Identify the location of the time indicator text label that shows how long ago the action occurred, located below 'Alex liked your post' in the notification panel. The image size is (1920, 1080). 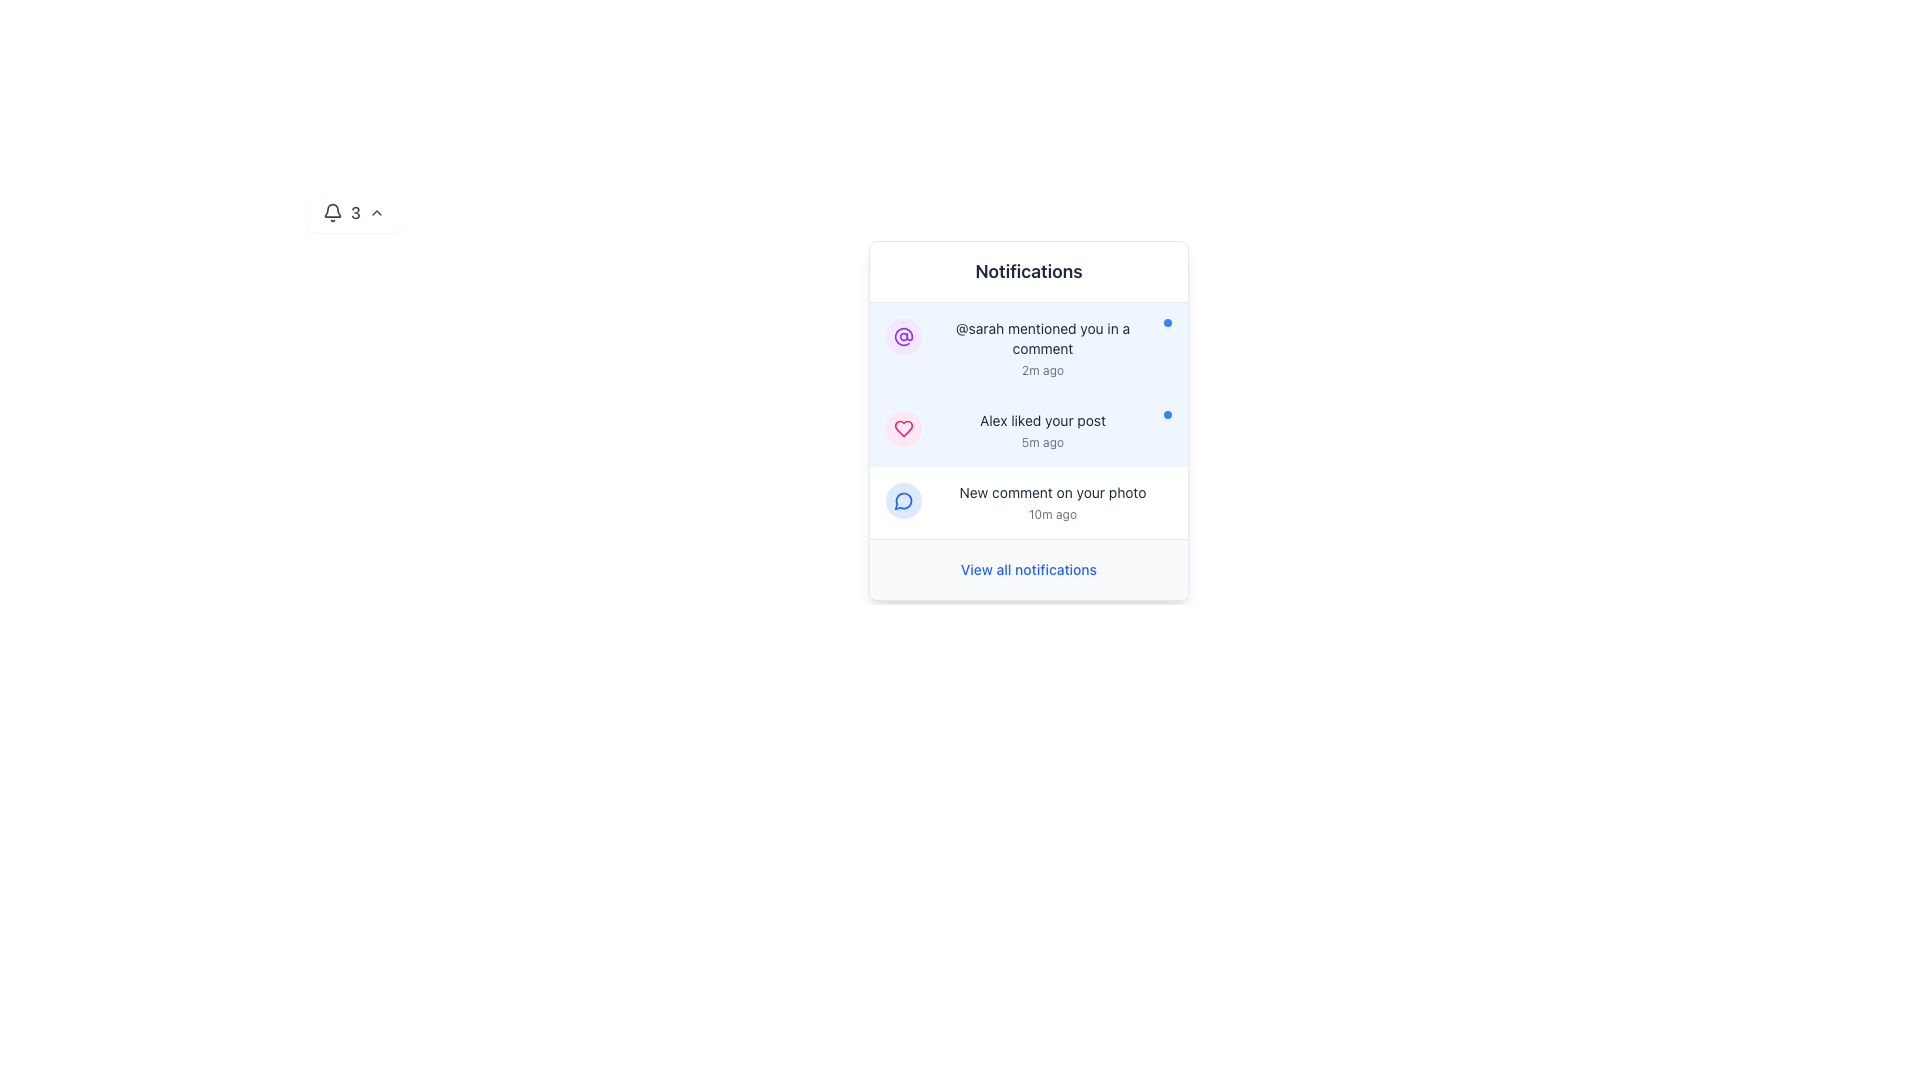
(1041, 442).